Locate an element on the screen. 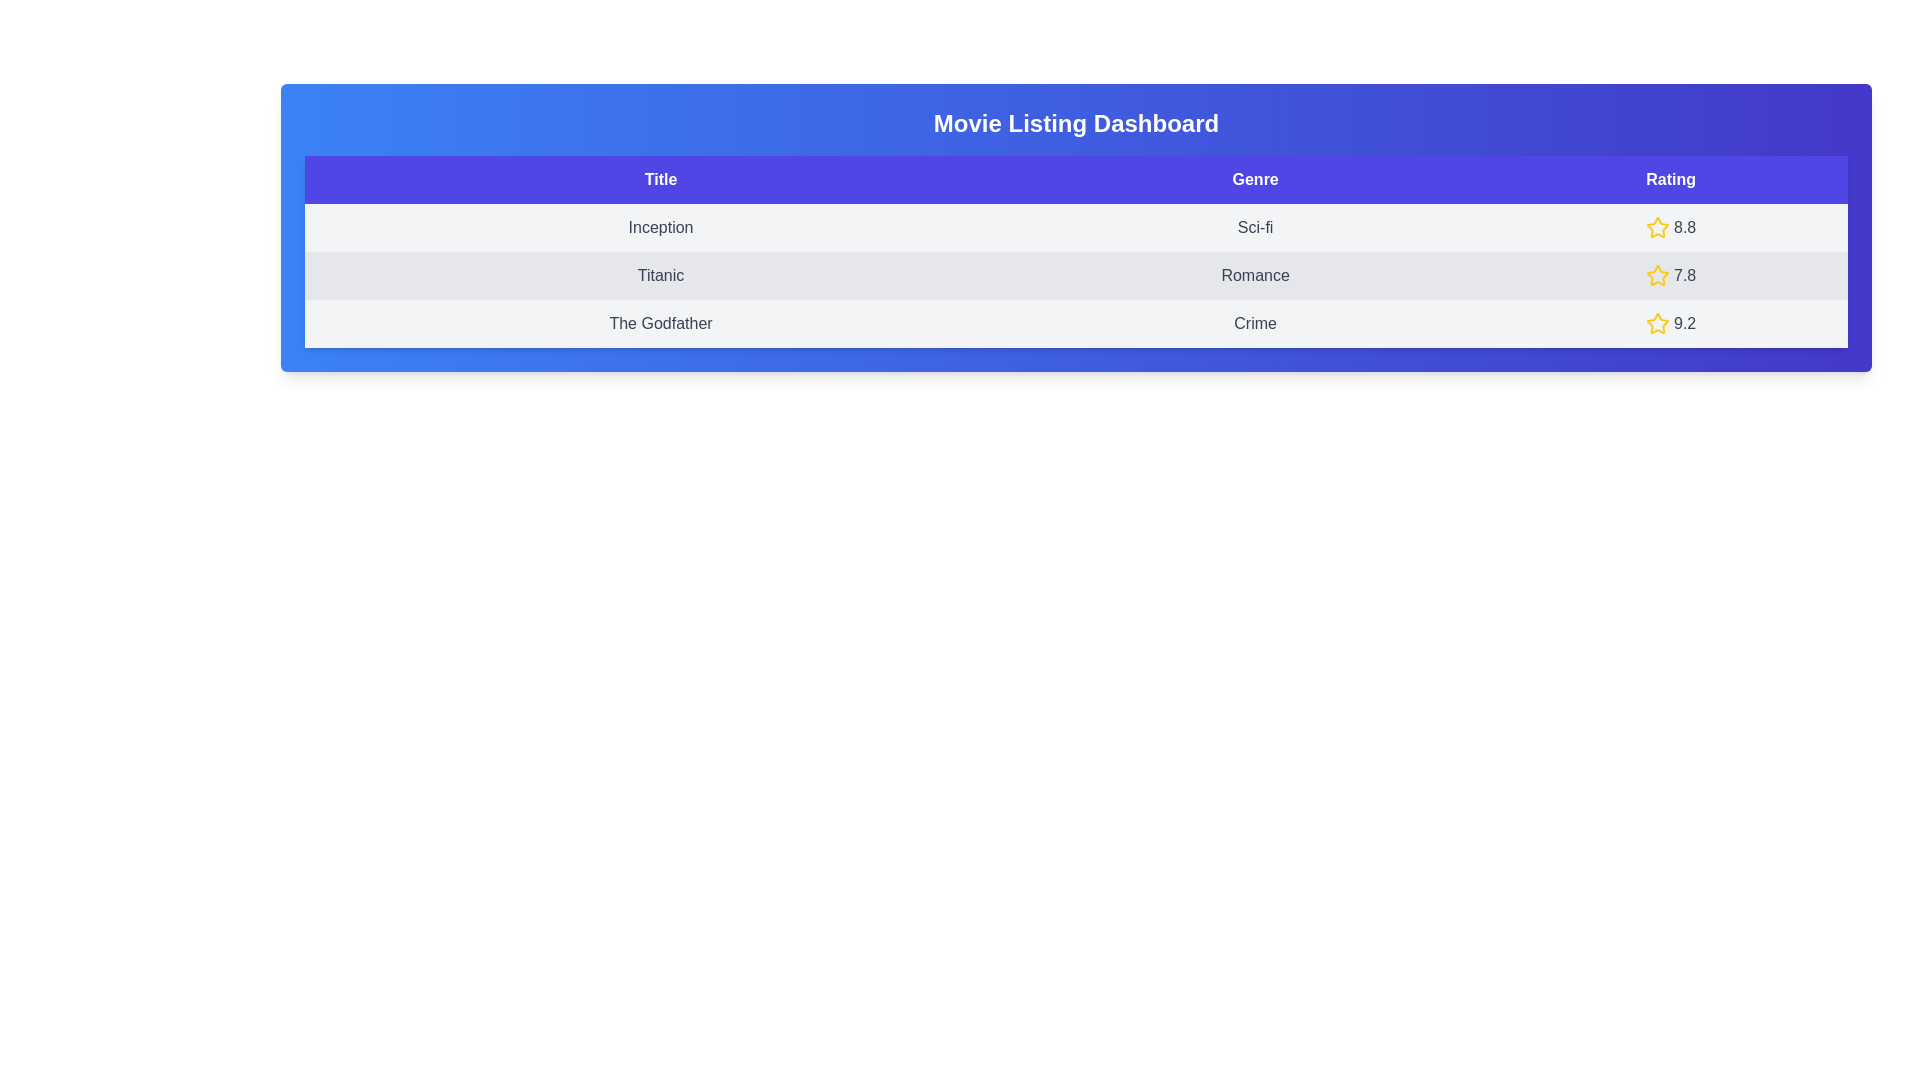  the yellow outlined star icon representing the rating for the movie 'Inception', positioned to the left of the rating number '8.8' is located at coordinates (1657, 226).